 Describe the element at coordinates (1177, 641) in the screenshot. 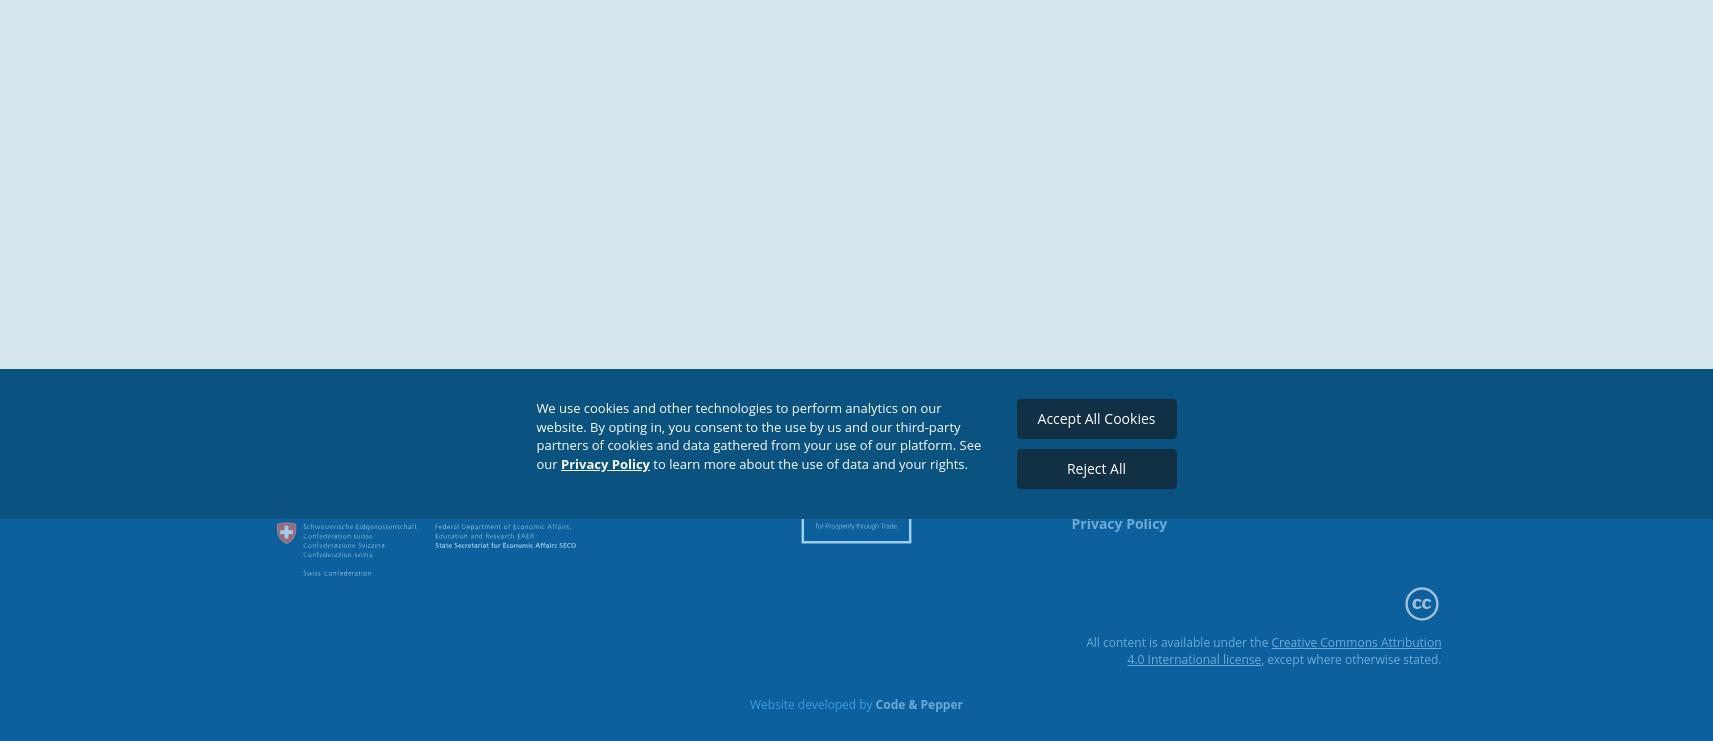

I see `'All content is available under the'` at that location.